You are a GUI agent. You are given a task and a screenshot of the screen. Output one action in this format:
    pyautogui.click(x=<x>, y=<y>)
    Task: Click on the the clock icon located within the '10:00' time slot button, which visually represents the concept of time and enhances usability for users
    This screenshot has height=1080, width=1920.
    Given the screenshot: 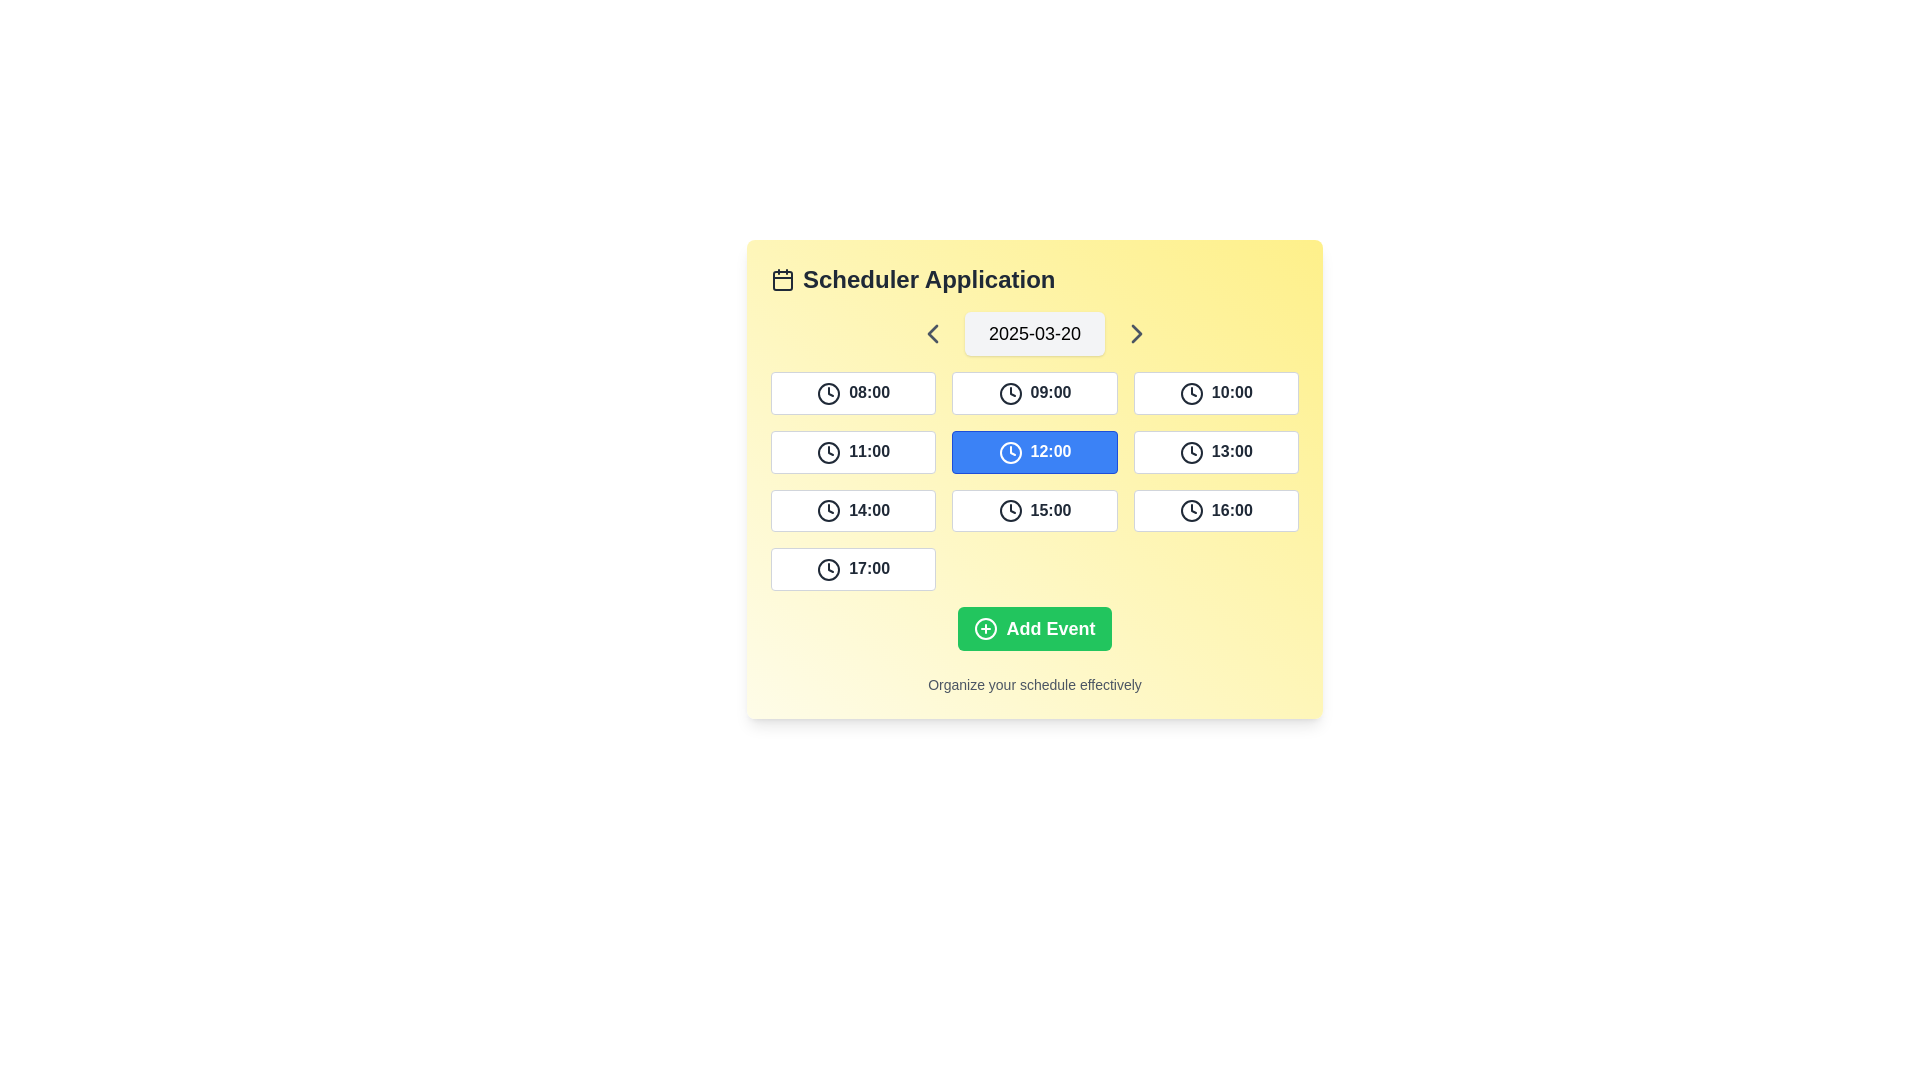 What is the action you would take?
    pyautogui.click(x=1191, y=393)
    